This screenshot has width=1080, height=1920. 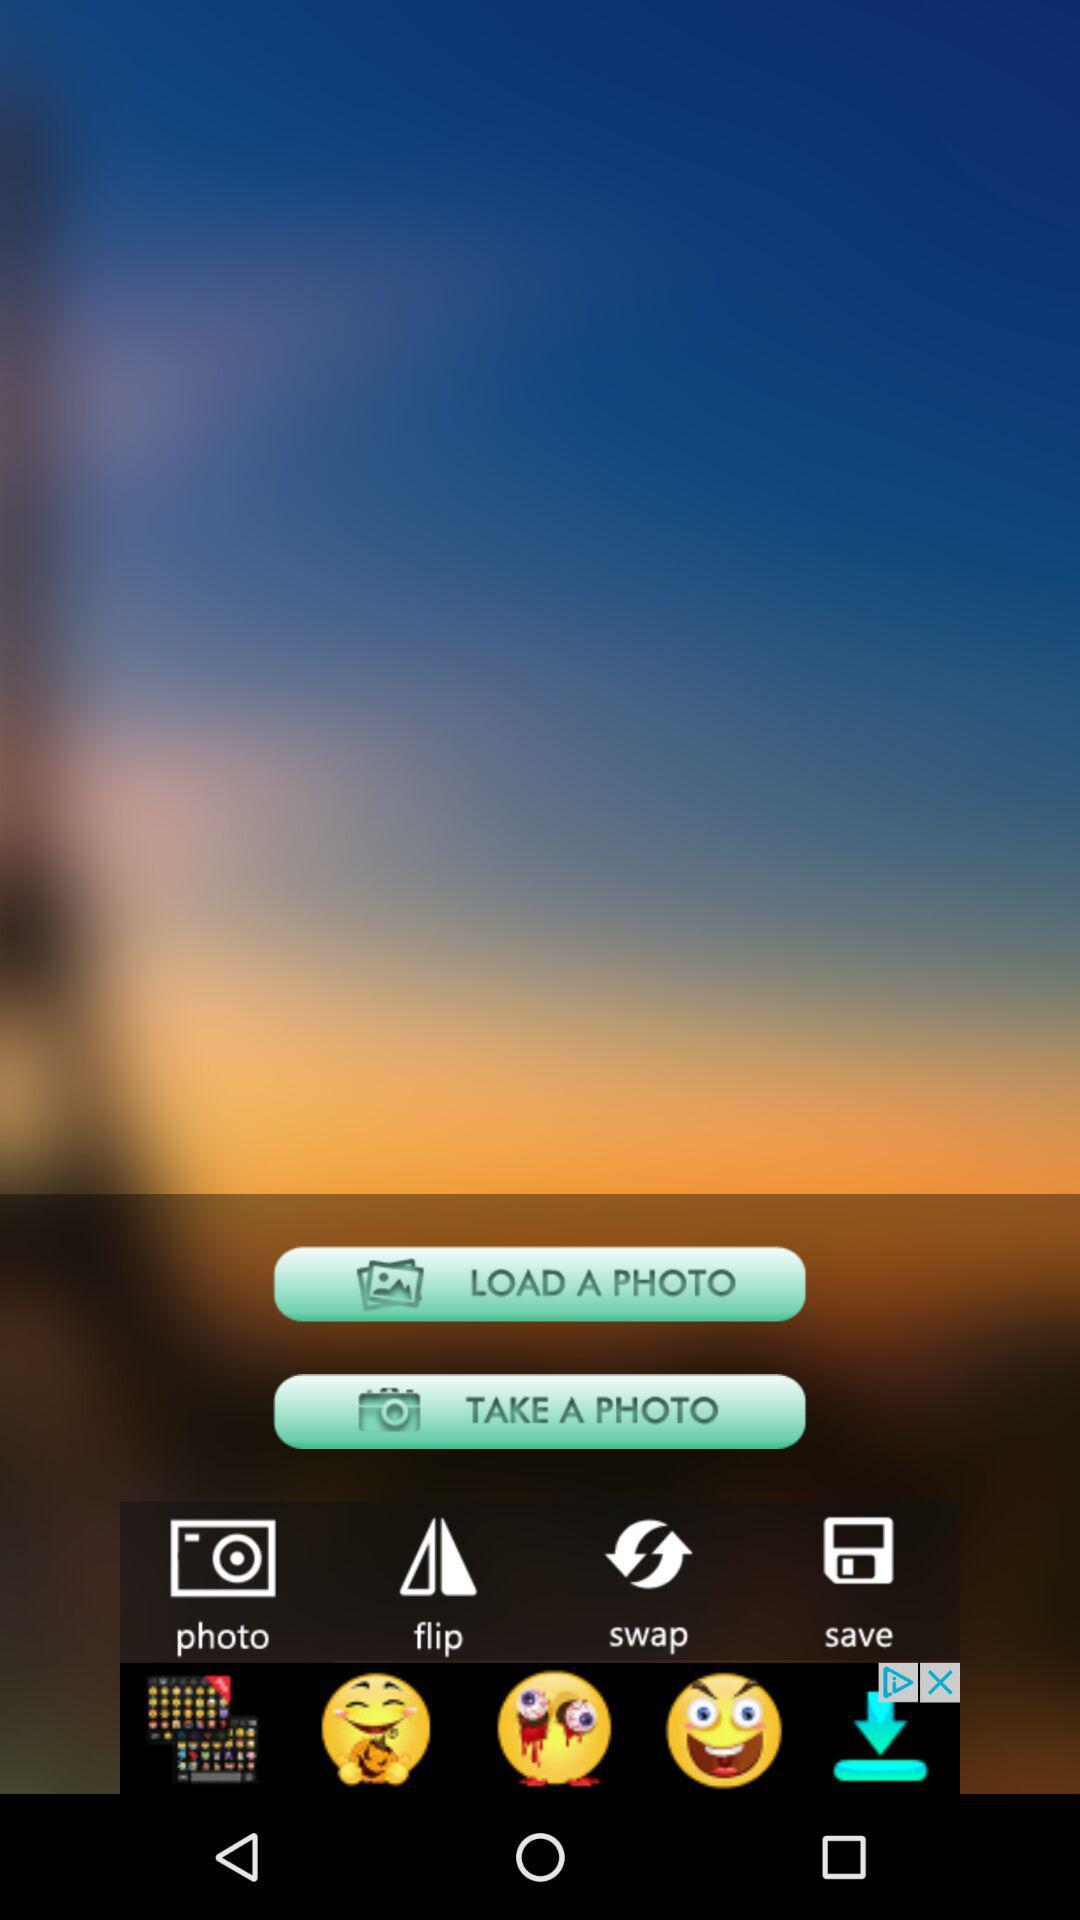 I want to click on flip image, so click(x=434, y=1579).